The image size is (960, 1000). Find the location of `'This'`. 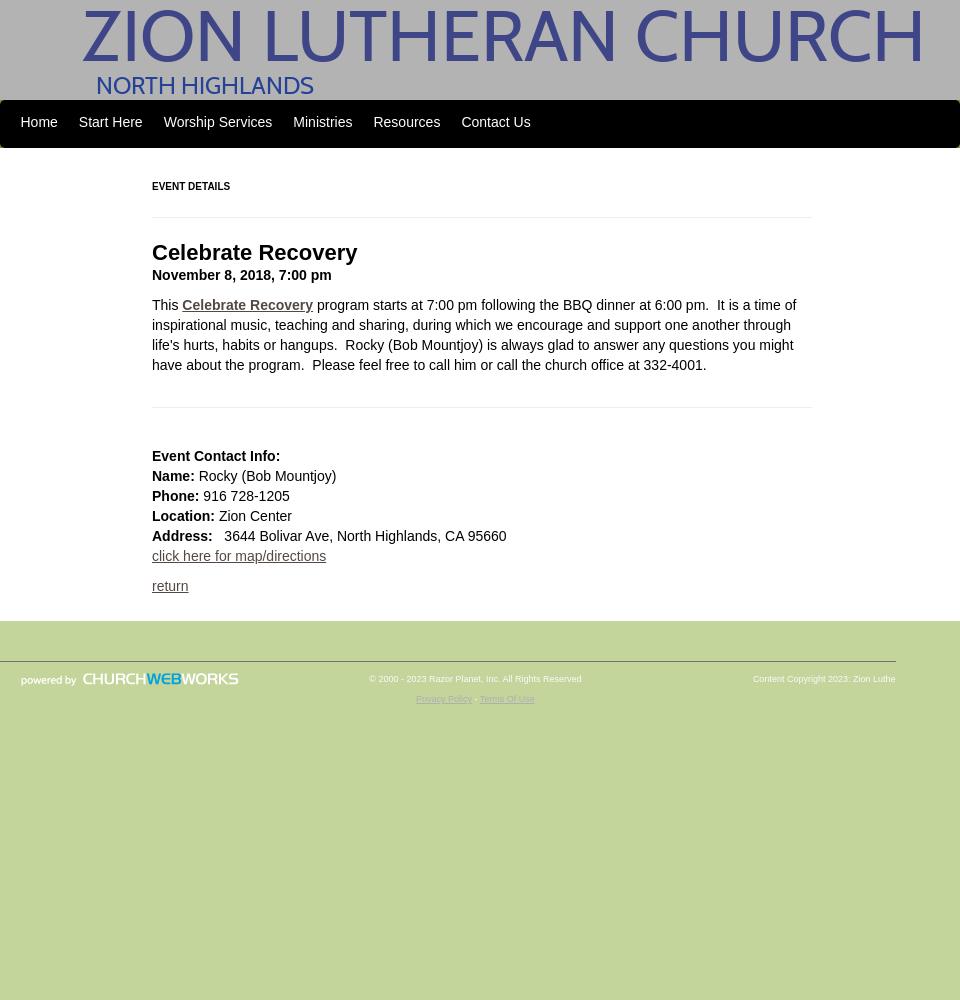

'This' is located at coordinates (166, 305).